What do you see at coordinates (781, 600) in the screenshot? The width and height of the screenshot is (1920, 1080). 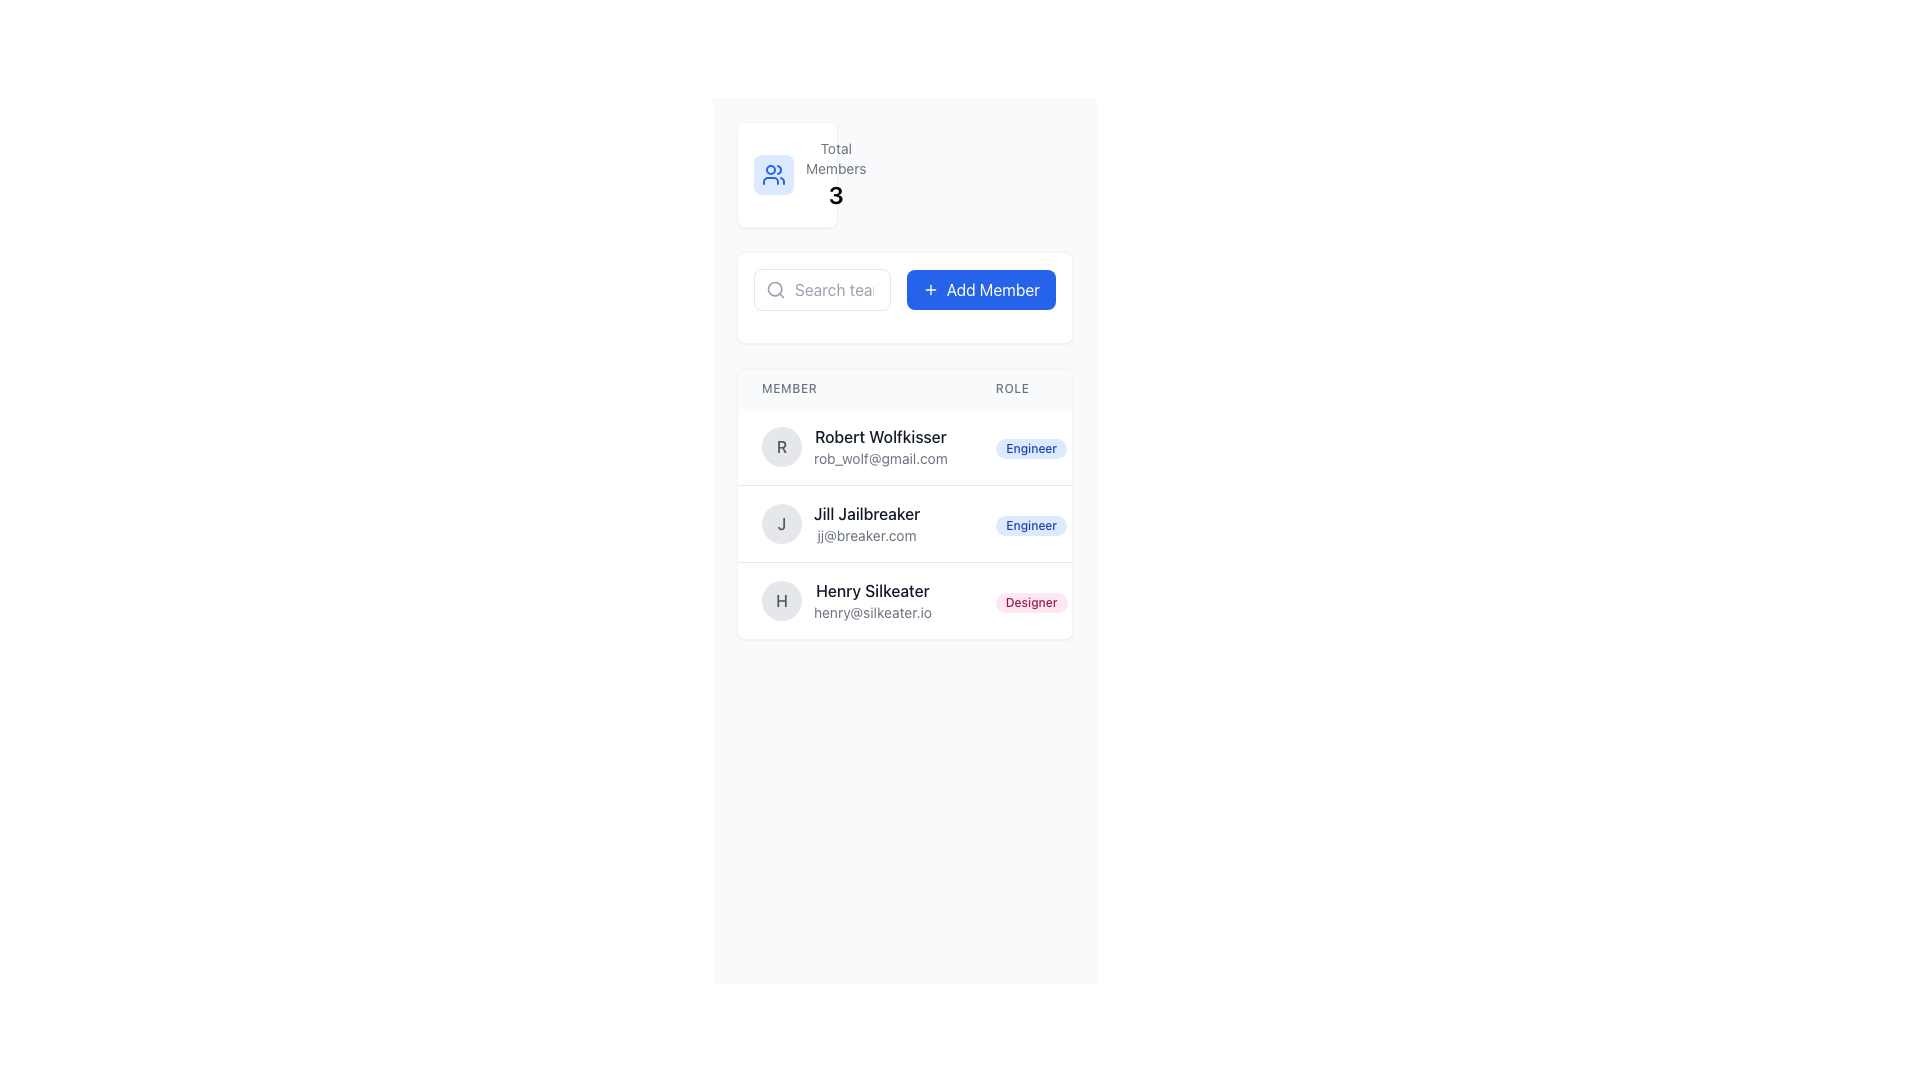 I see `the circular user avatar placeholder with a light gray background and a bold gray letter 'H' centered within it, which is the leftmost component in the row for 'Henry Silkeater'` at bounding box center [781, 600].